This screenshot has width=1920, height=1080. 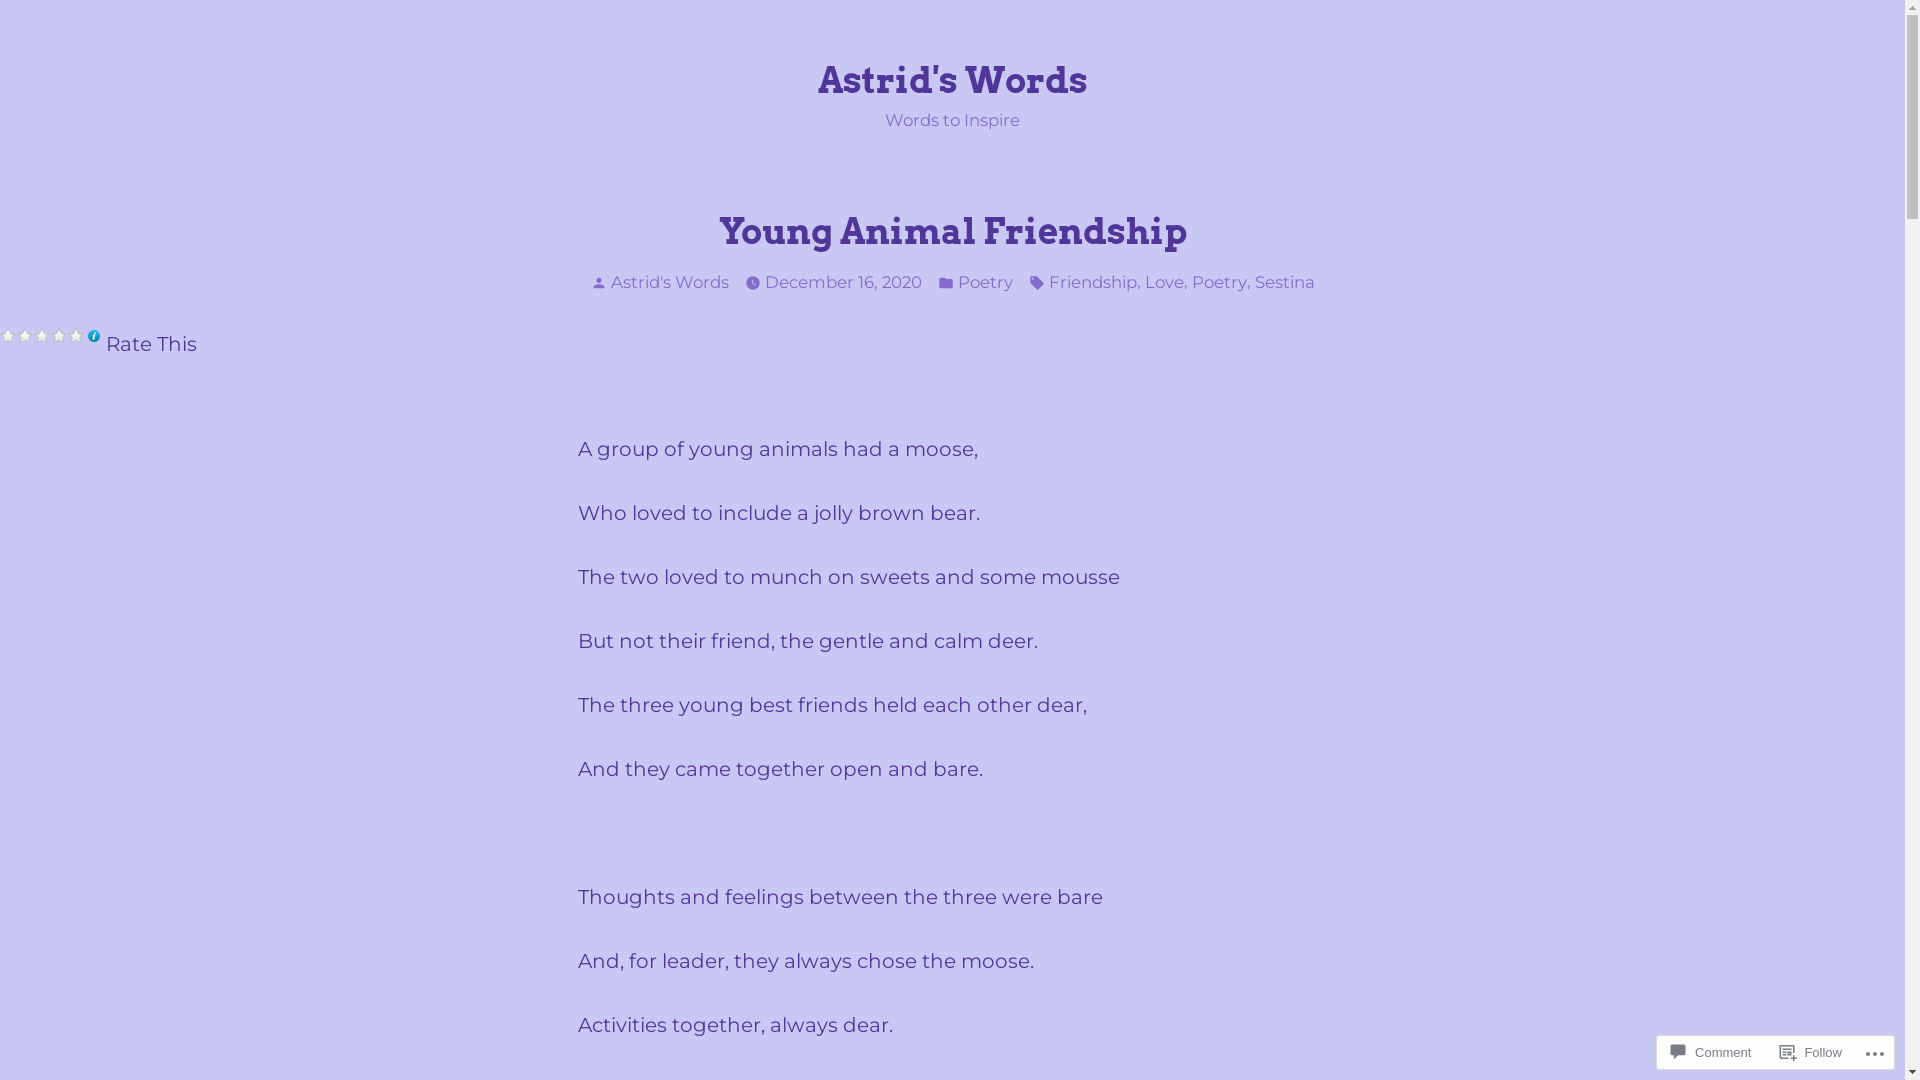 What do you see at coordinates (1810, 1051) in the screenshot?
I see `'Follow'` at bounding box center [1810, 1051].